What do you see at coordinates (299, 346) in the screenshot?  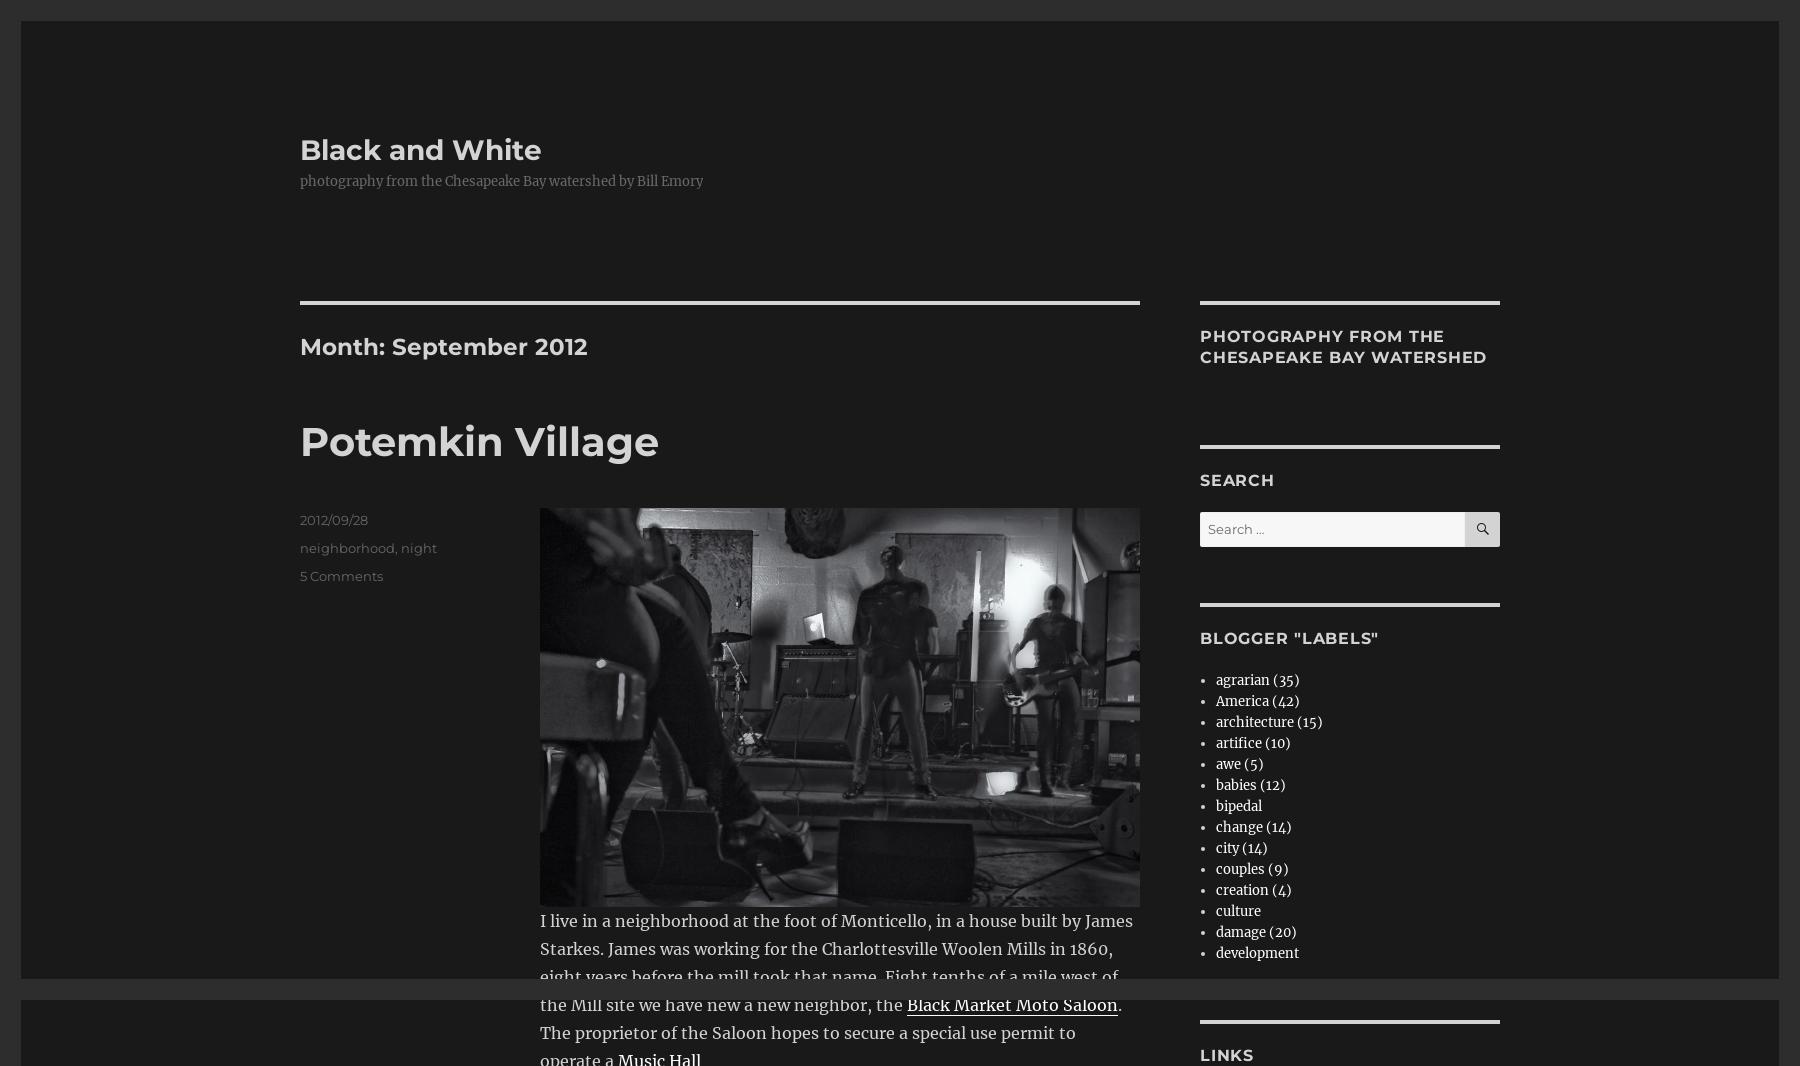 I see `'Month:'` at bounding box center [299, 346].